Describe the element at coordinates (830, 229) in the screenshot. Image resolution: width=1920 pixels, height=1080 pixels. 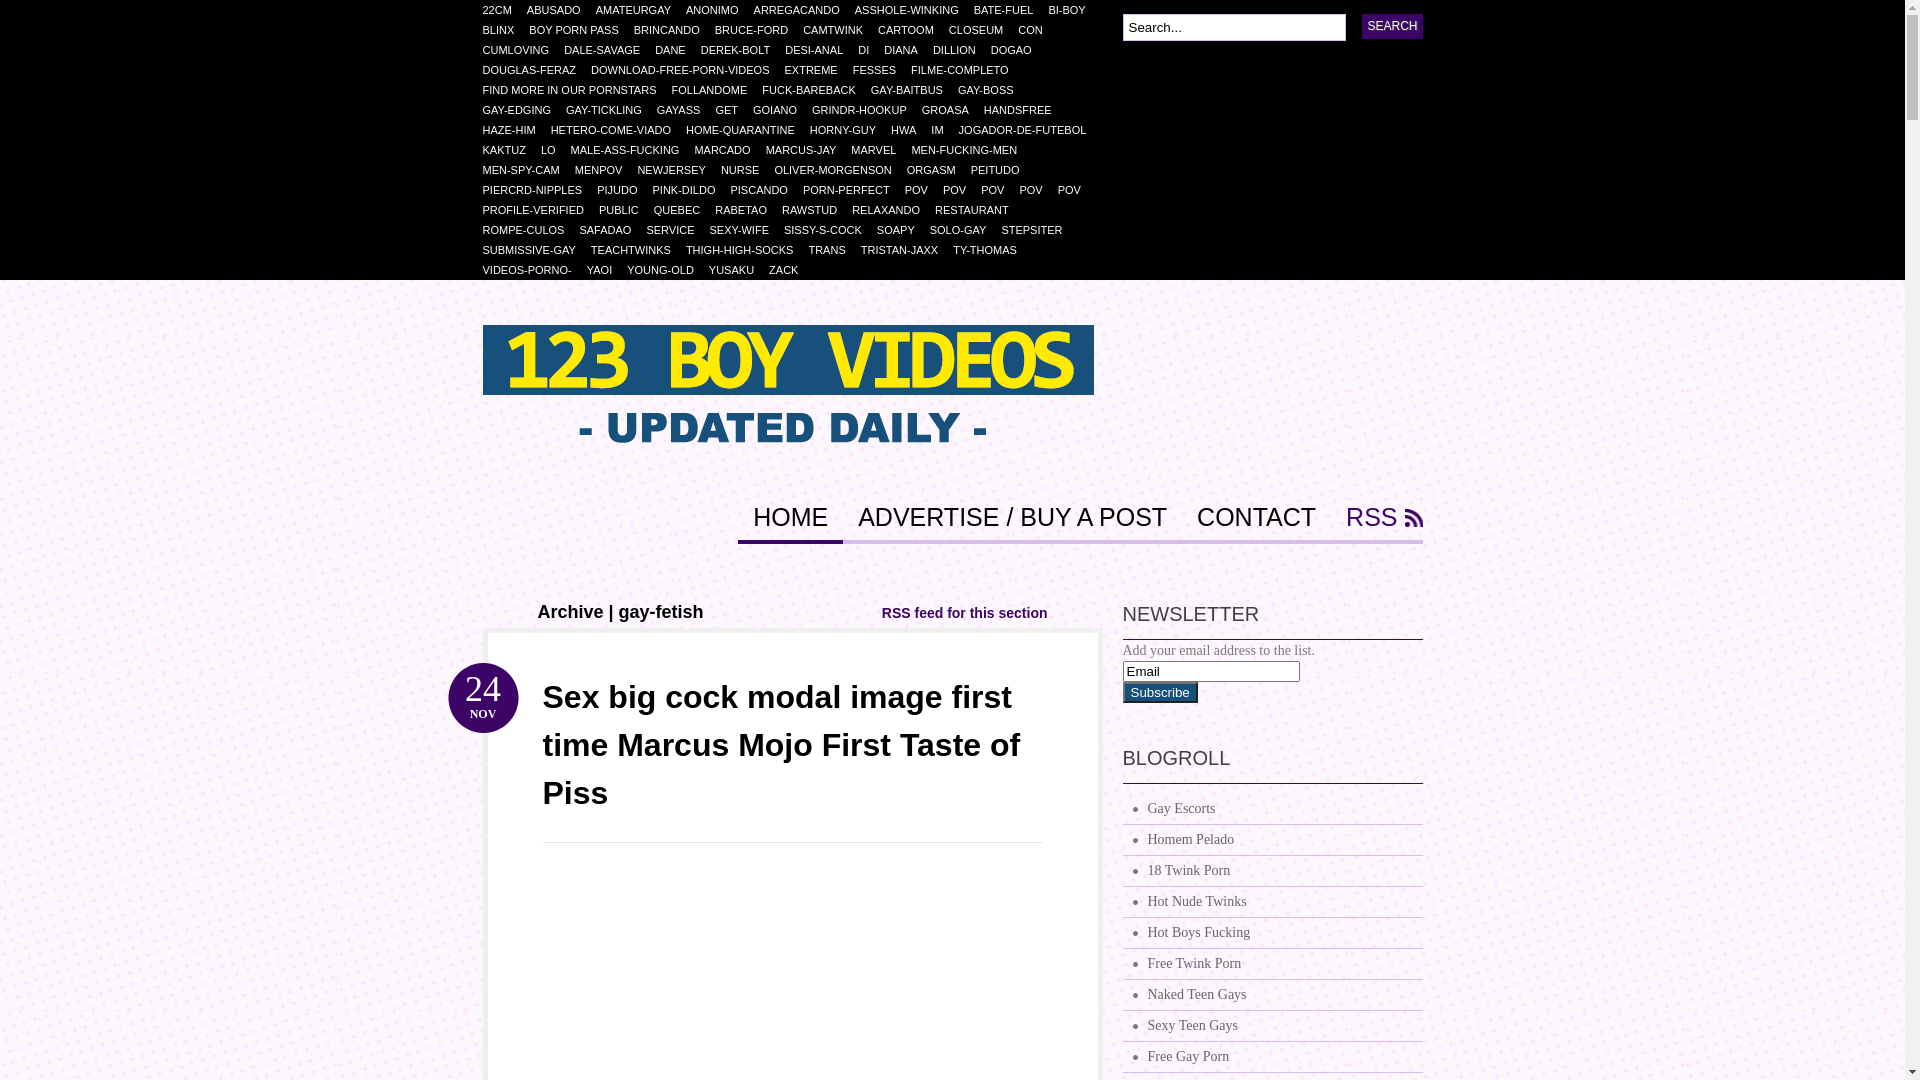
I see `'SISSY-S-COCK'` at that location.